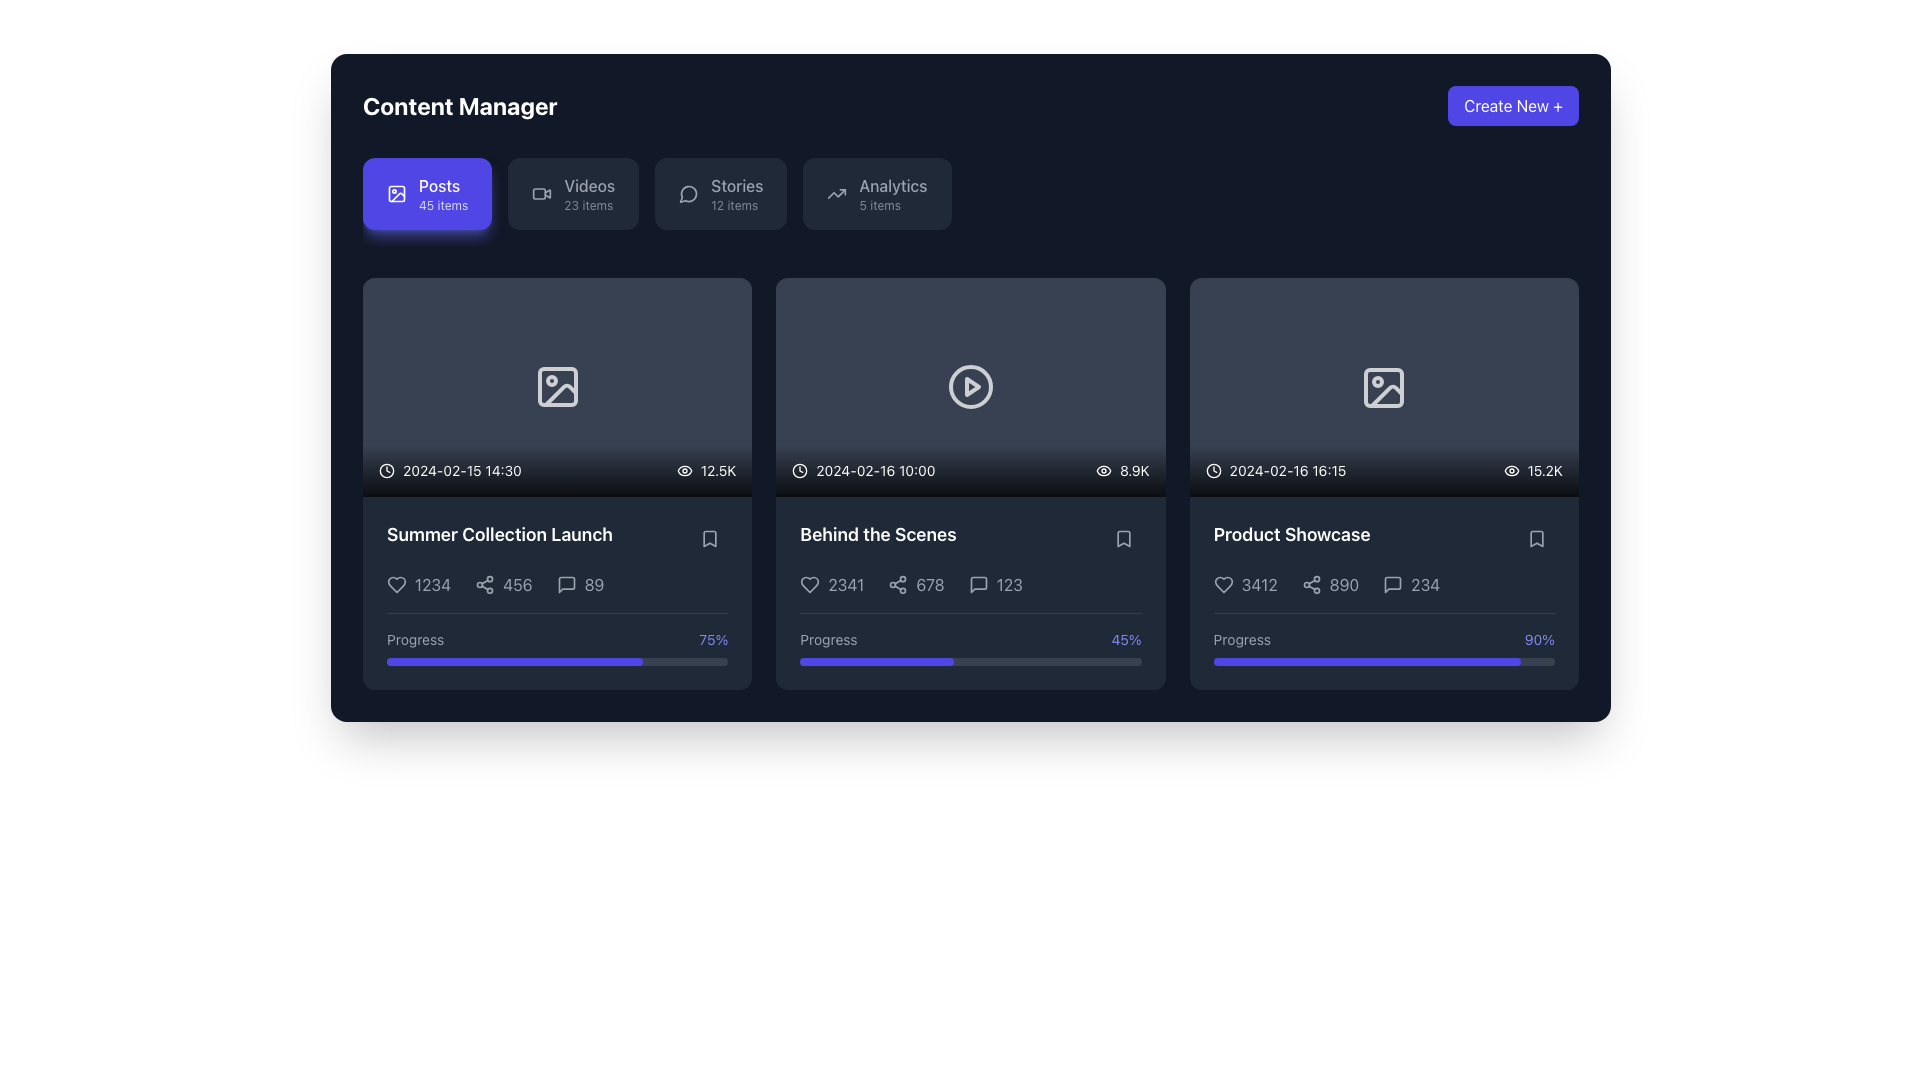  I want to click on the text label displaying '12 items' associated with the 'Stories' category, which is positioned directly below the 'Stories' label in the navigation interface, so click(733, 205).